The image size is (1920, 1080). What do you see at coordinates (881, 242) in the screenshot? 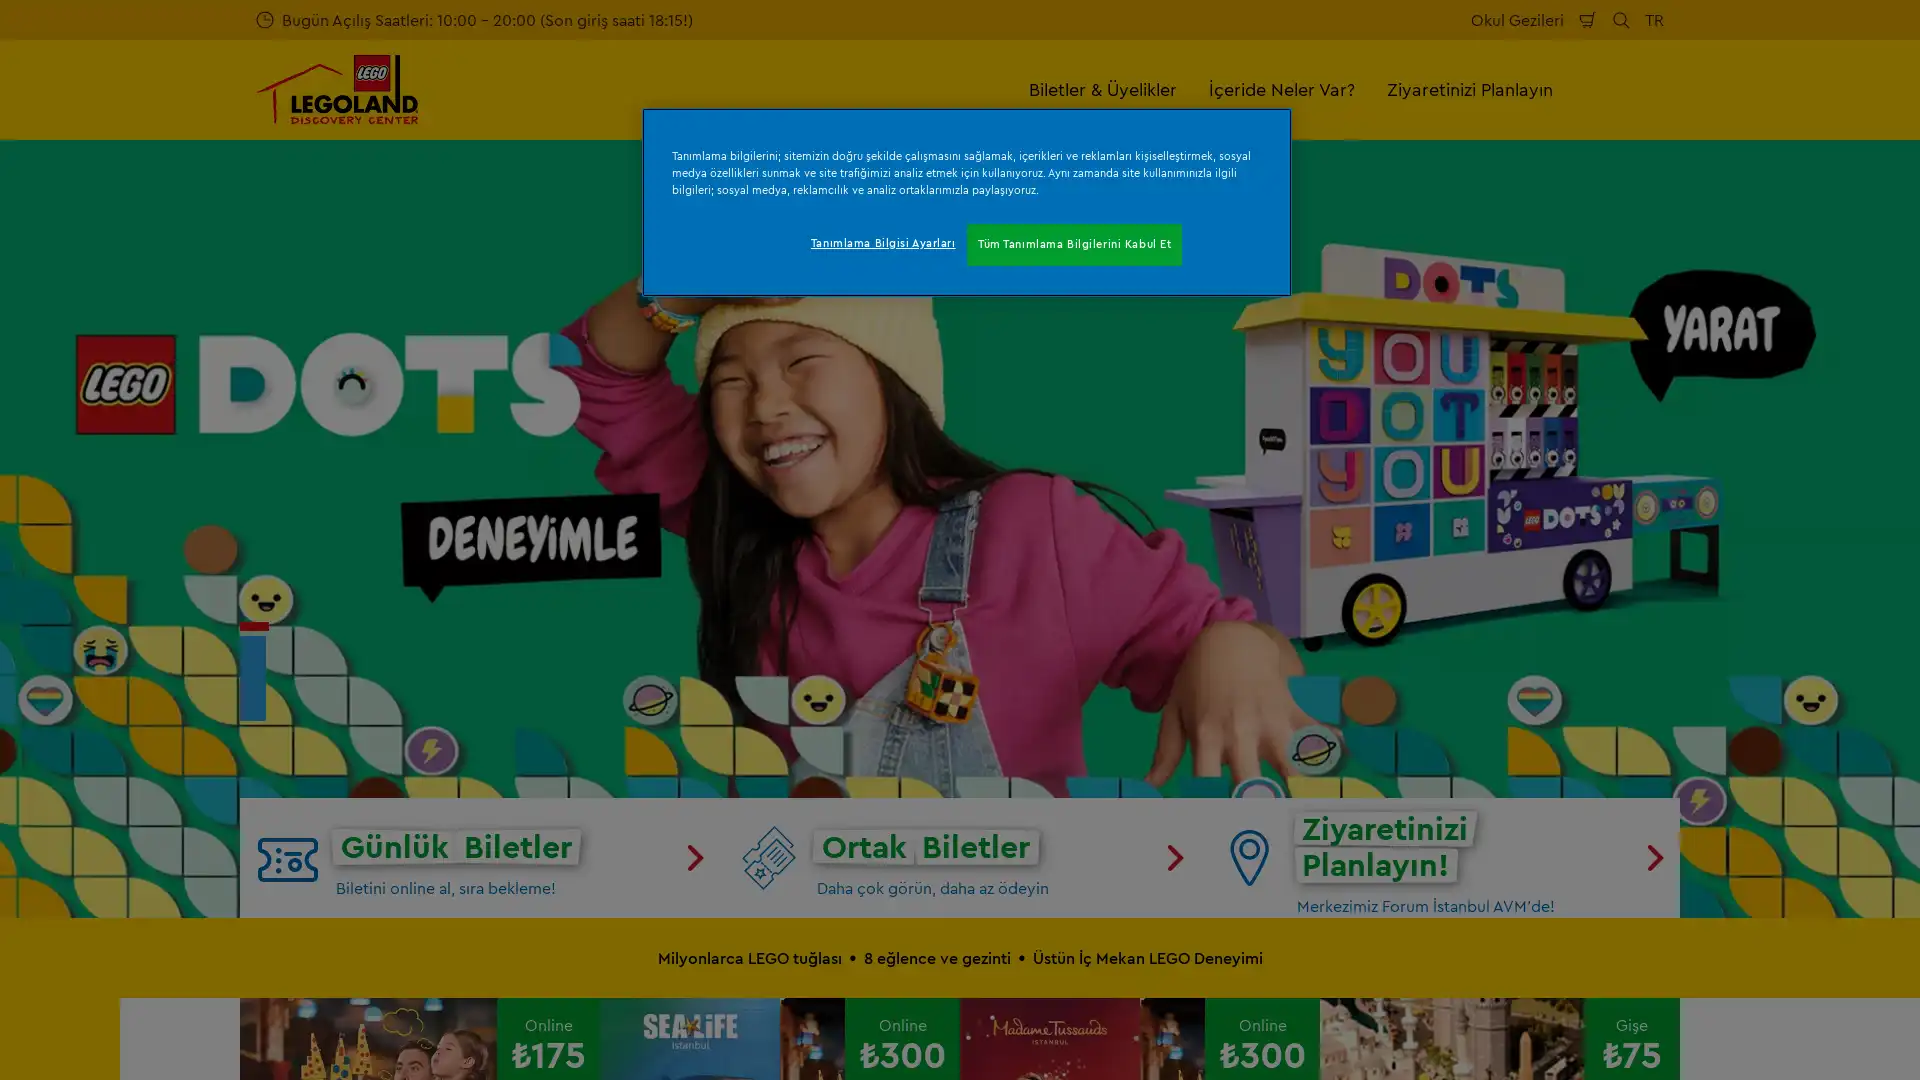
I see `Tanmlama Bilgisi Ayarlar` at bounding box center [881, 242].